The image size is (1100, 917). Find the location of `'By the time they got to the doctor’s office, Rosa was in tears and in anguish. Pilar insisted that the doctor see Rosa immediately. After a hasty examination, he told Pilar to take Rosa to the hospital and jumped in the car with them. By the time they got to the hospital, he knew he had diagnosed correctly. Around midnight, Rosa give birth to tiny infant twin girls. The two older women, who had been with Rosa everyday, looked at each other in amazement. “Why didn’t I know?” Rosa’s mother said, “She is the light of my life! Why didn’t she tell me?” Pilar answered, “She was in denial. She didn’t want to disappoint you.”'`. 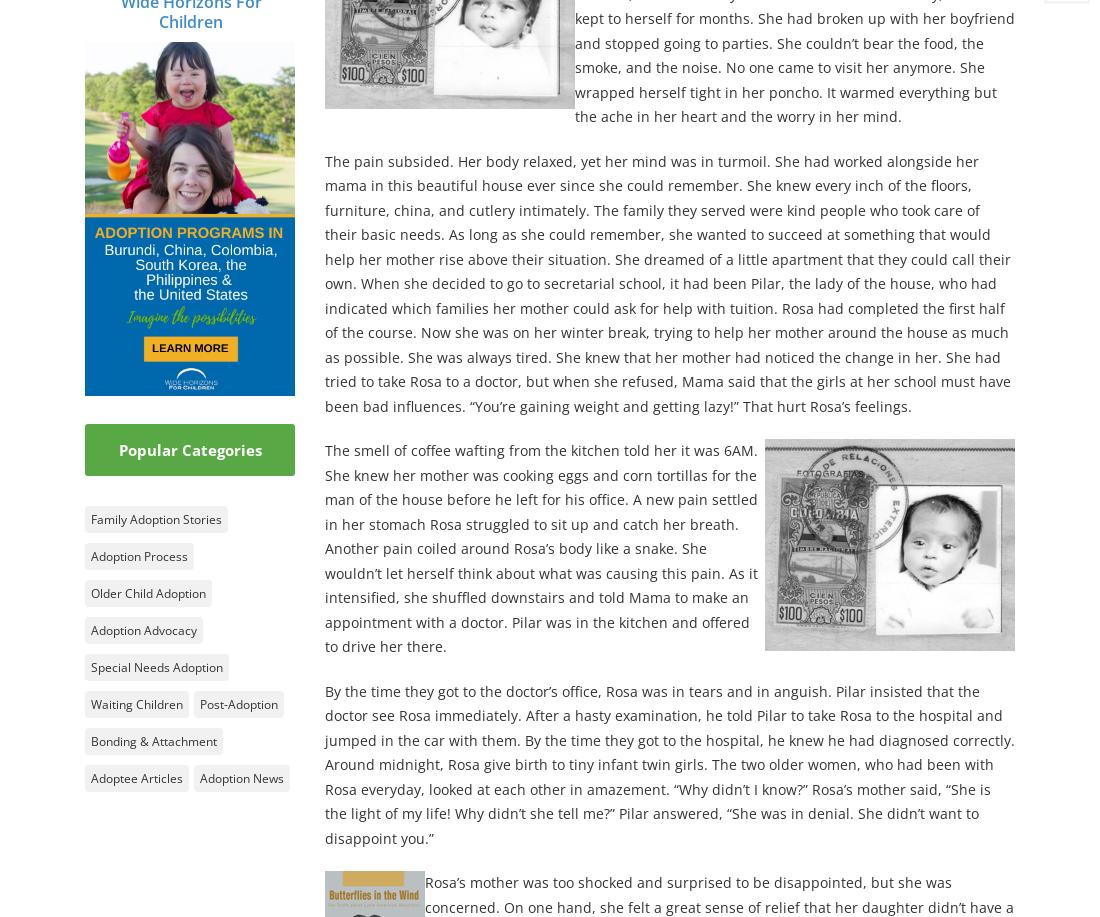

'By the time they got to the doctor’s office, Rosa was in tears and in anguish. Pilar insisted that the doctor see Rosa immediately. After a hasty examination, he told Pilar to take Rosa to the hospital and jumped in the car with them. By the time they got to the hospital, he knew he had diagnosed correctly. Around midnight, Rosa give birth to tiny infant twin girls. The two older women, who had been with Rosa everyday, looked at each other in amazement. “Why didn’t I know?” Rosa’s mother said, “She is the light of my life! Why didn’t she tell me?” Pilar answered, “She was in denial. She didn’t want to disappoint you.”' is located at coordinates (670, 763).